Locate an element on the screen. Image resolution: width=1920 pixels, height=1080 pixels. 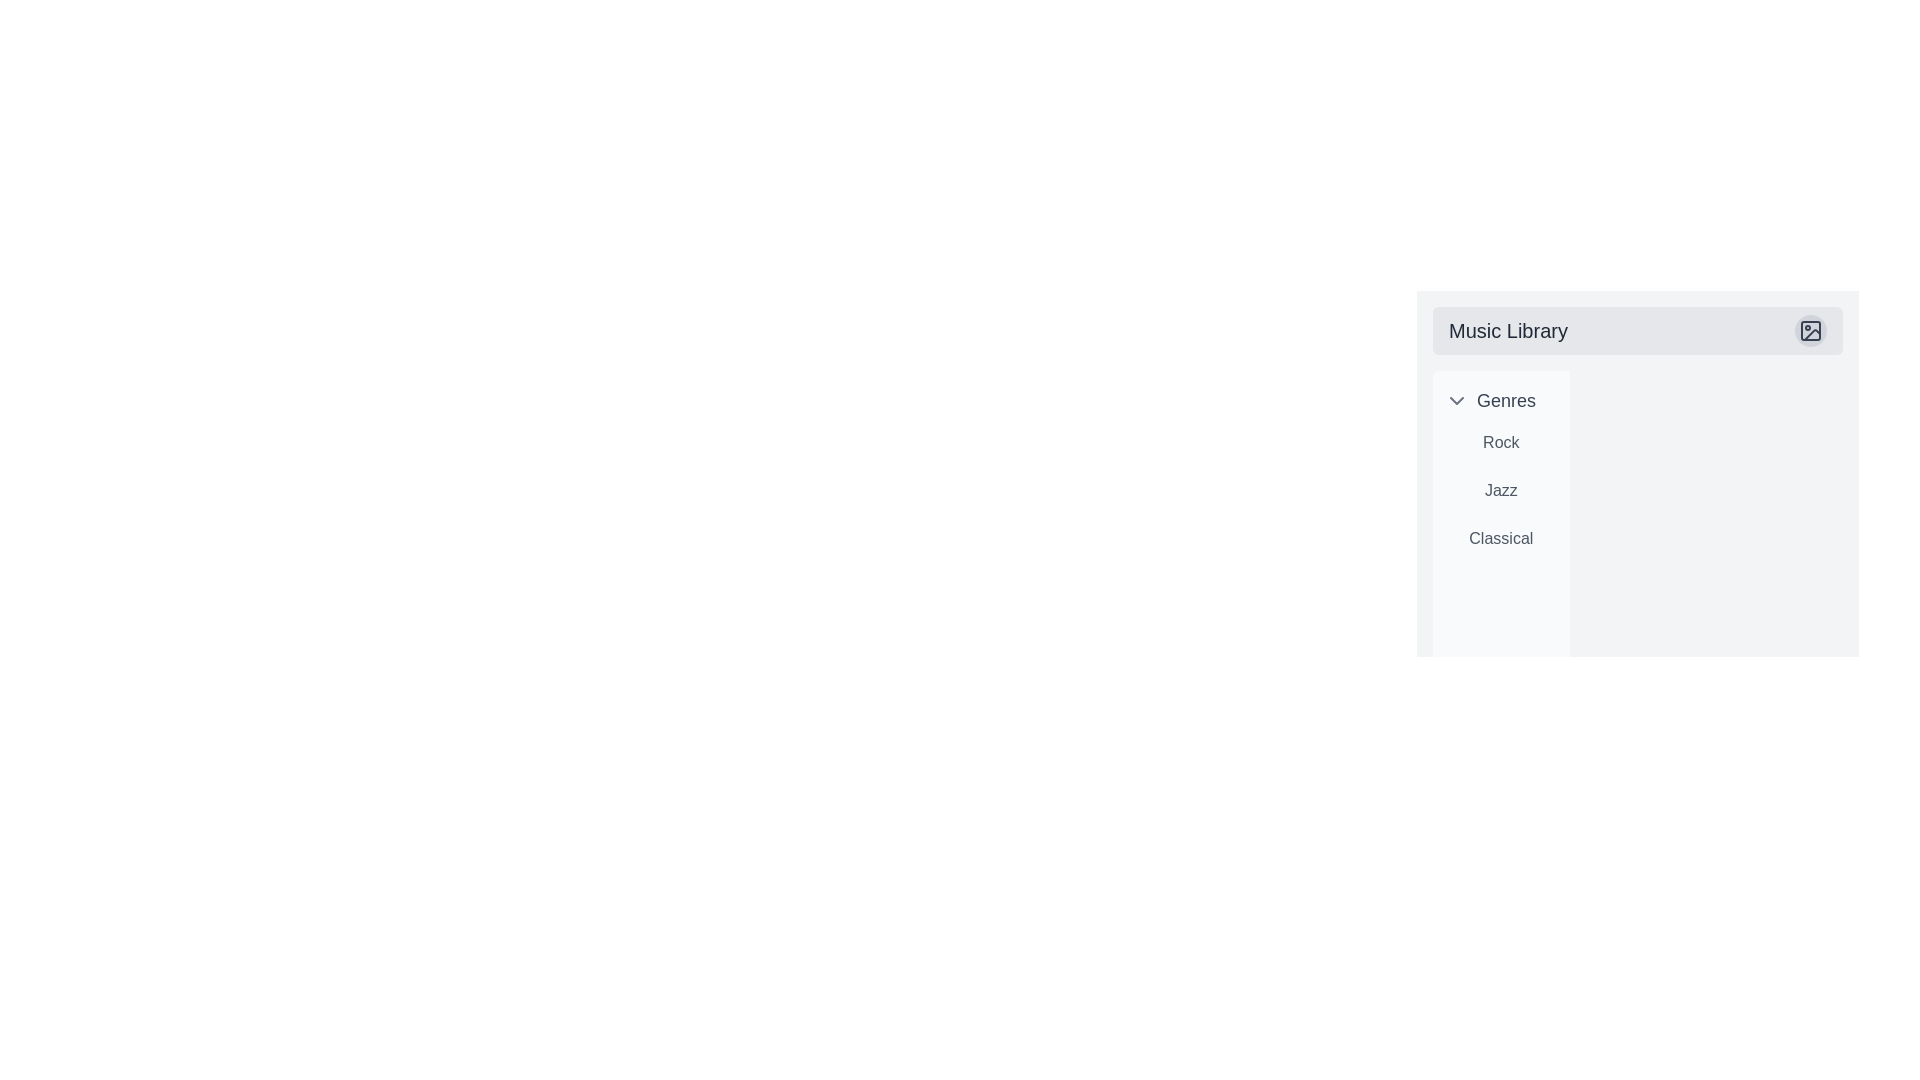
the text label displaying 'Rock' in the Music Library section is located at coordinates (1501, 442).